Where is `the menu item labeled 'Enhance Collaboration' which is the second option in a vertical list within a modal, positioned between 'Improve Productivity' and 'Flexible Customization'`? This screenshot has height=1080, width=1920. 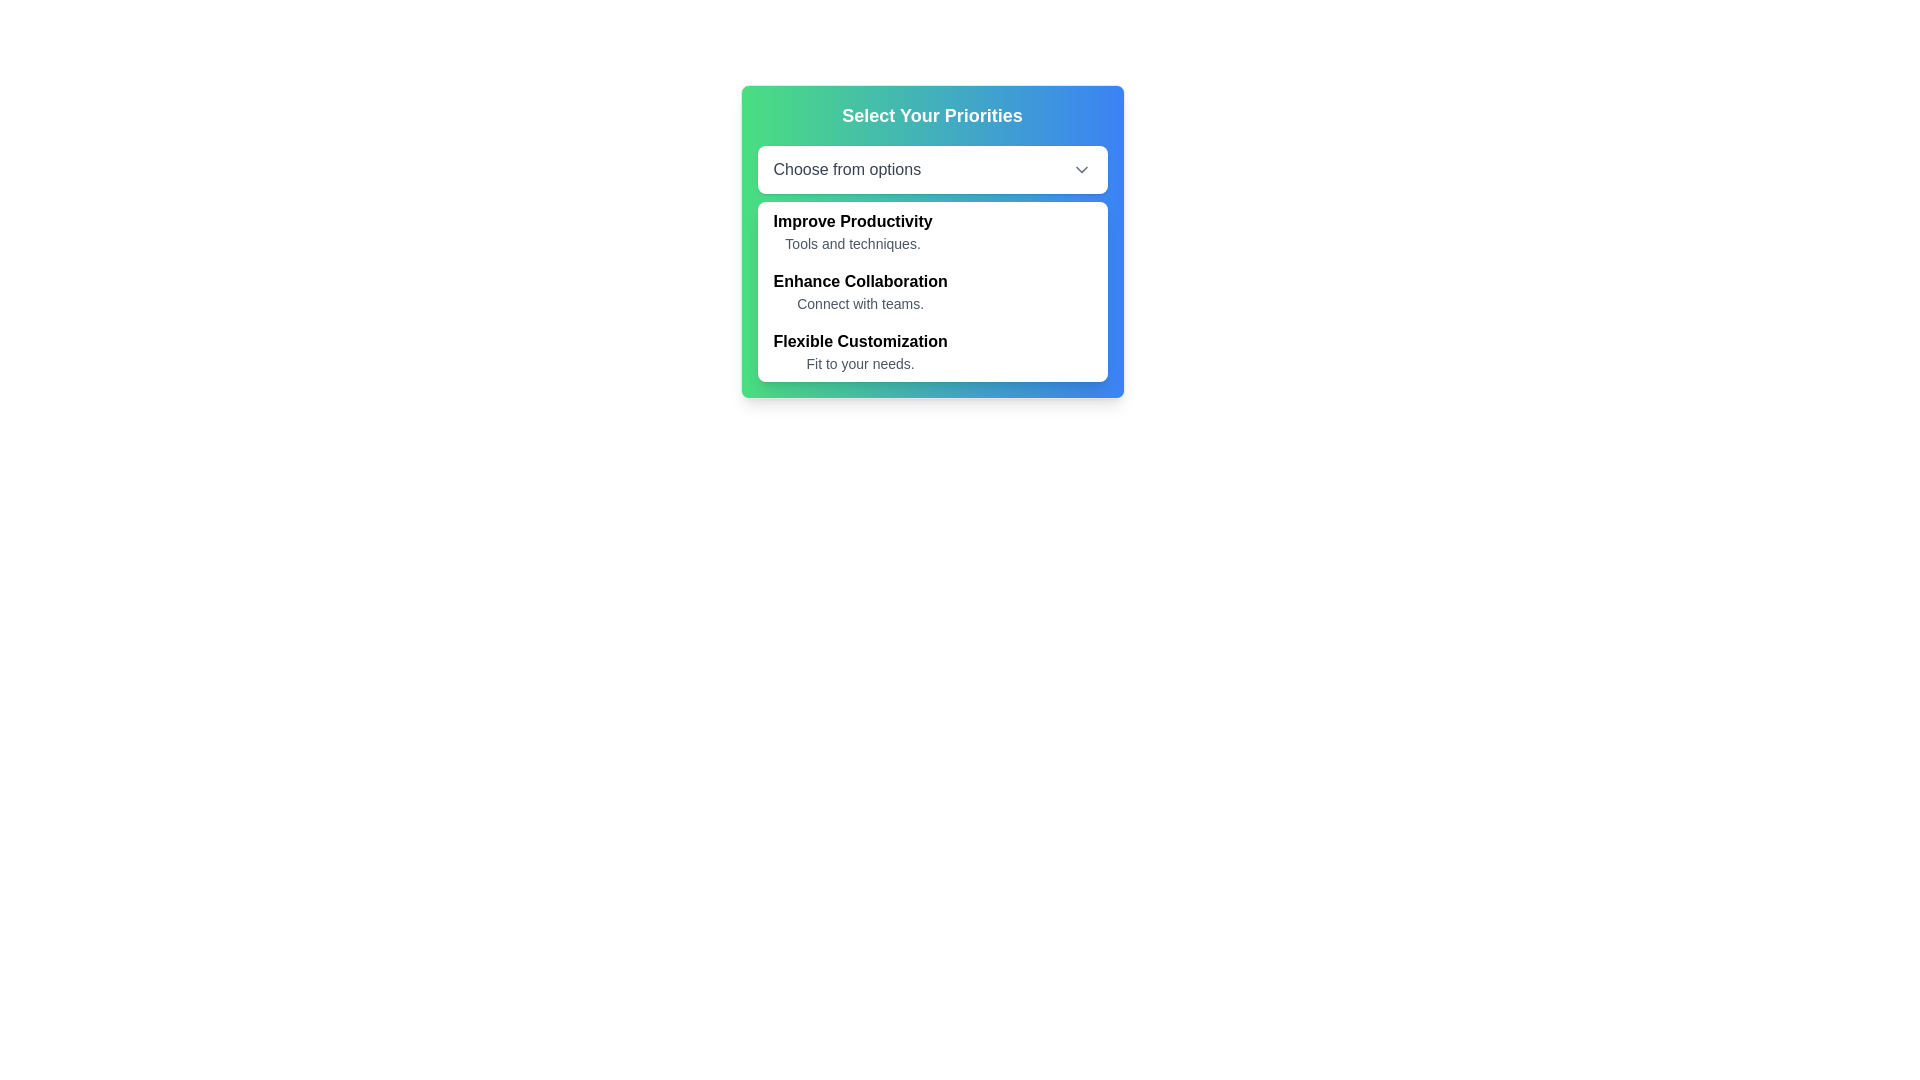 the menu item labeled 'Enhance Collaboration' which is the second option in a vertical list within a modal, positioned between 'Improve Productivity' and 'Flexible Customization' is located at coordinates (931, 292).